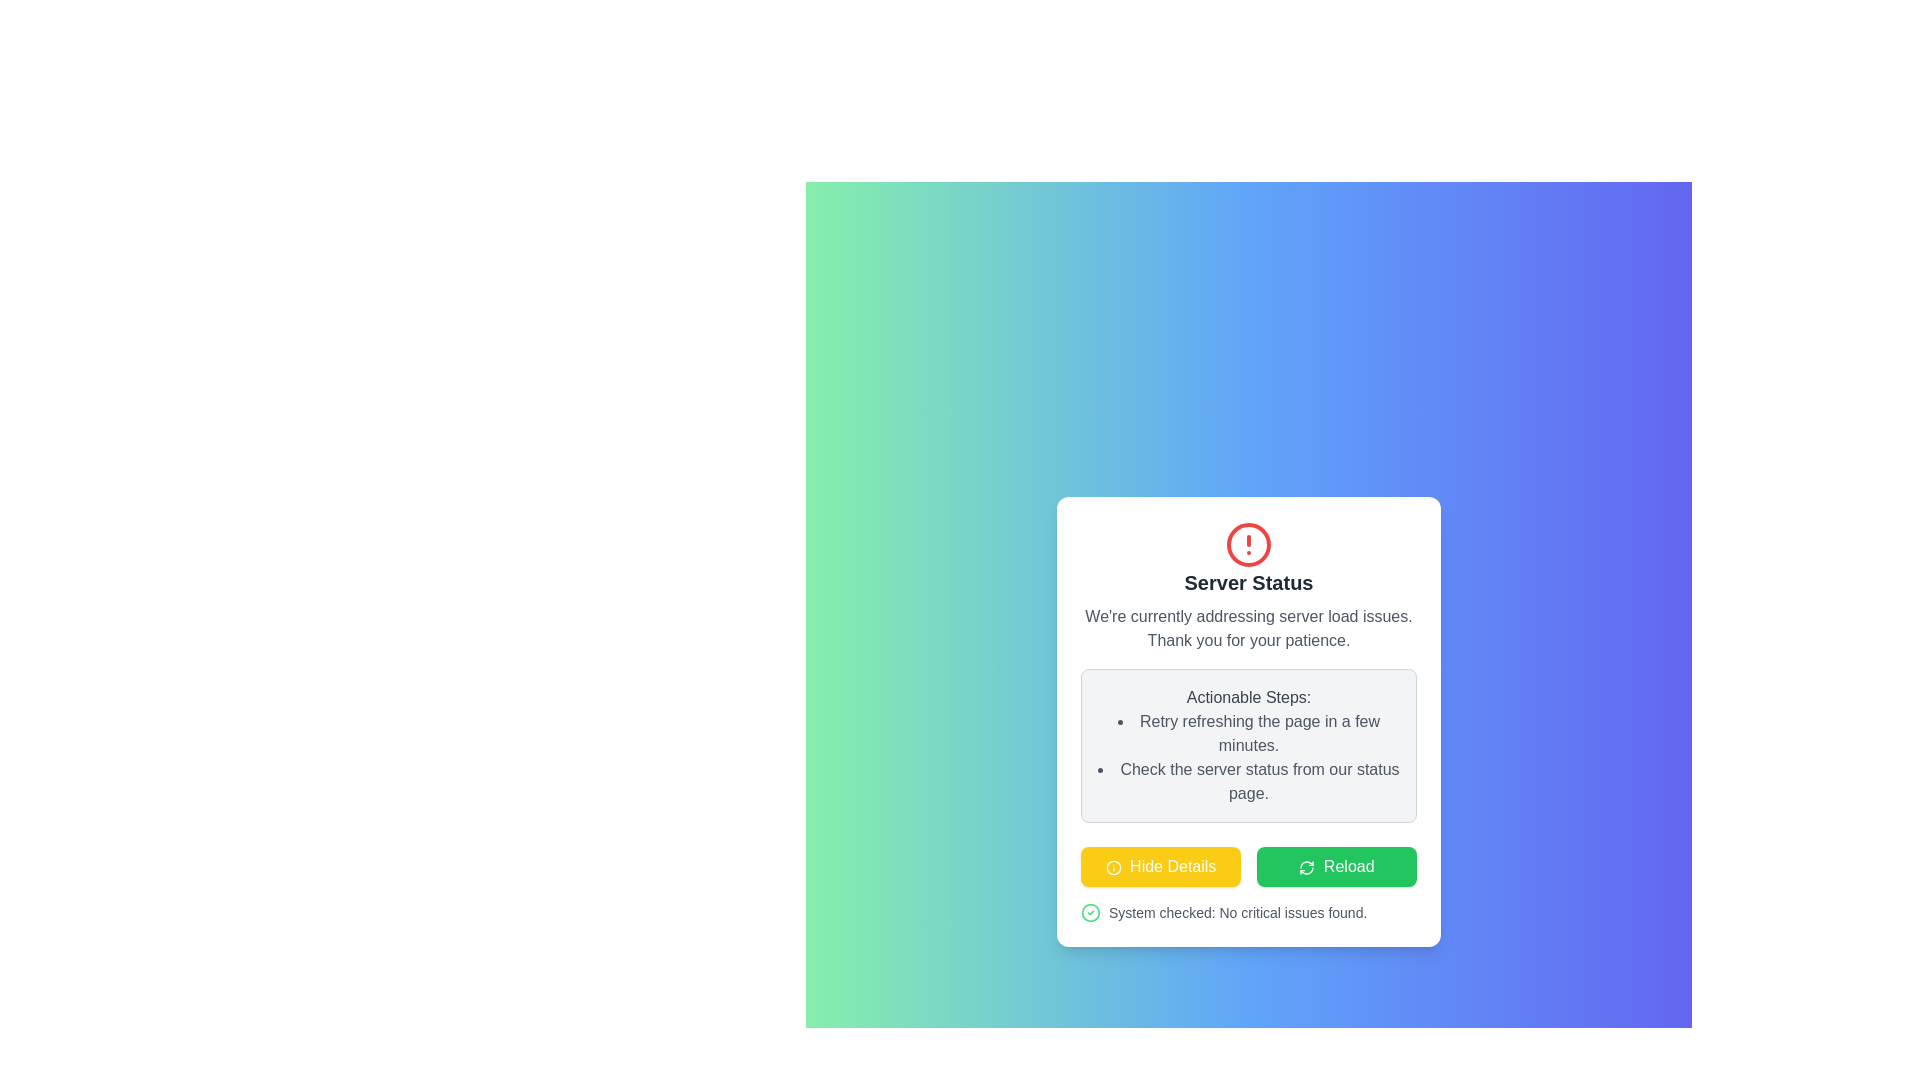 Image resolution: width=1920 pixels, height=1080 pixels. I want to click on the bullet-point list that provides suggested actions for addressing potential server issues, located below the 'Actionable Steps:' header, so click(1247, 758).